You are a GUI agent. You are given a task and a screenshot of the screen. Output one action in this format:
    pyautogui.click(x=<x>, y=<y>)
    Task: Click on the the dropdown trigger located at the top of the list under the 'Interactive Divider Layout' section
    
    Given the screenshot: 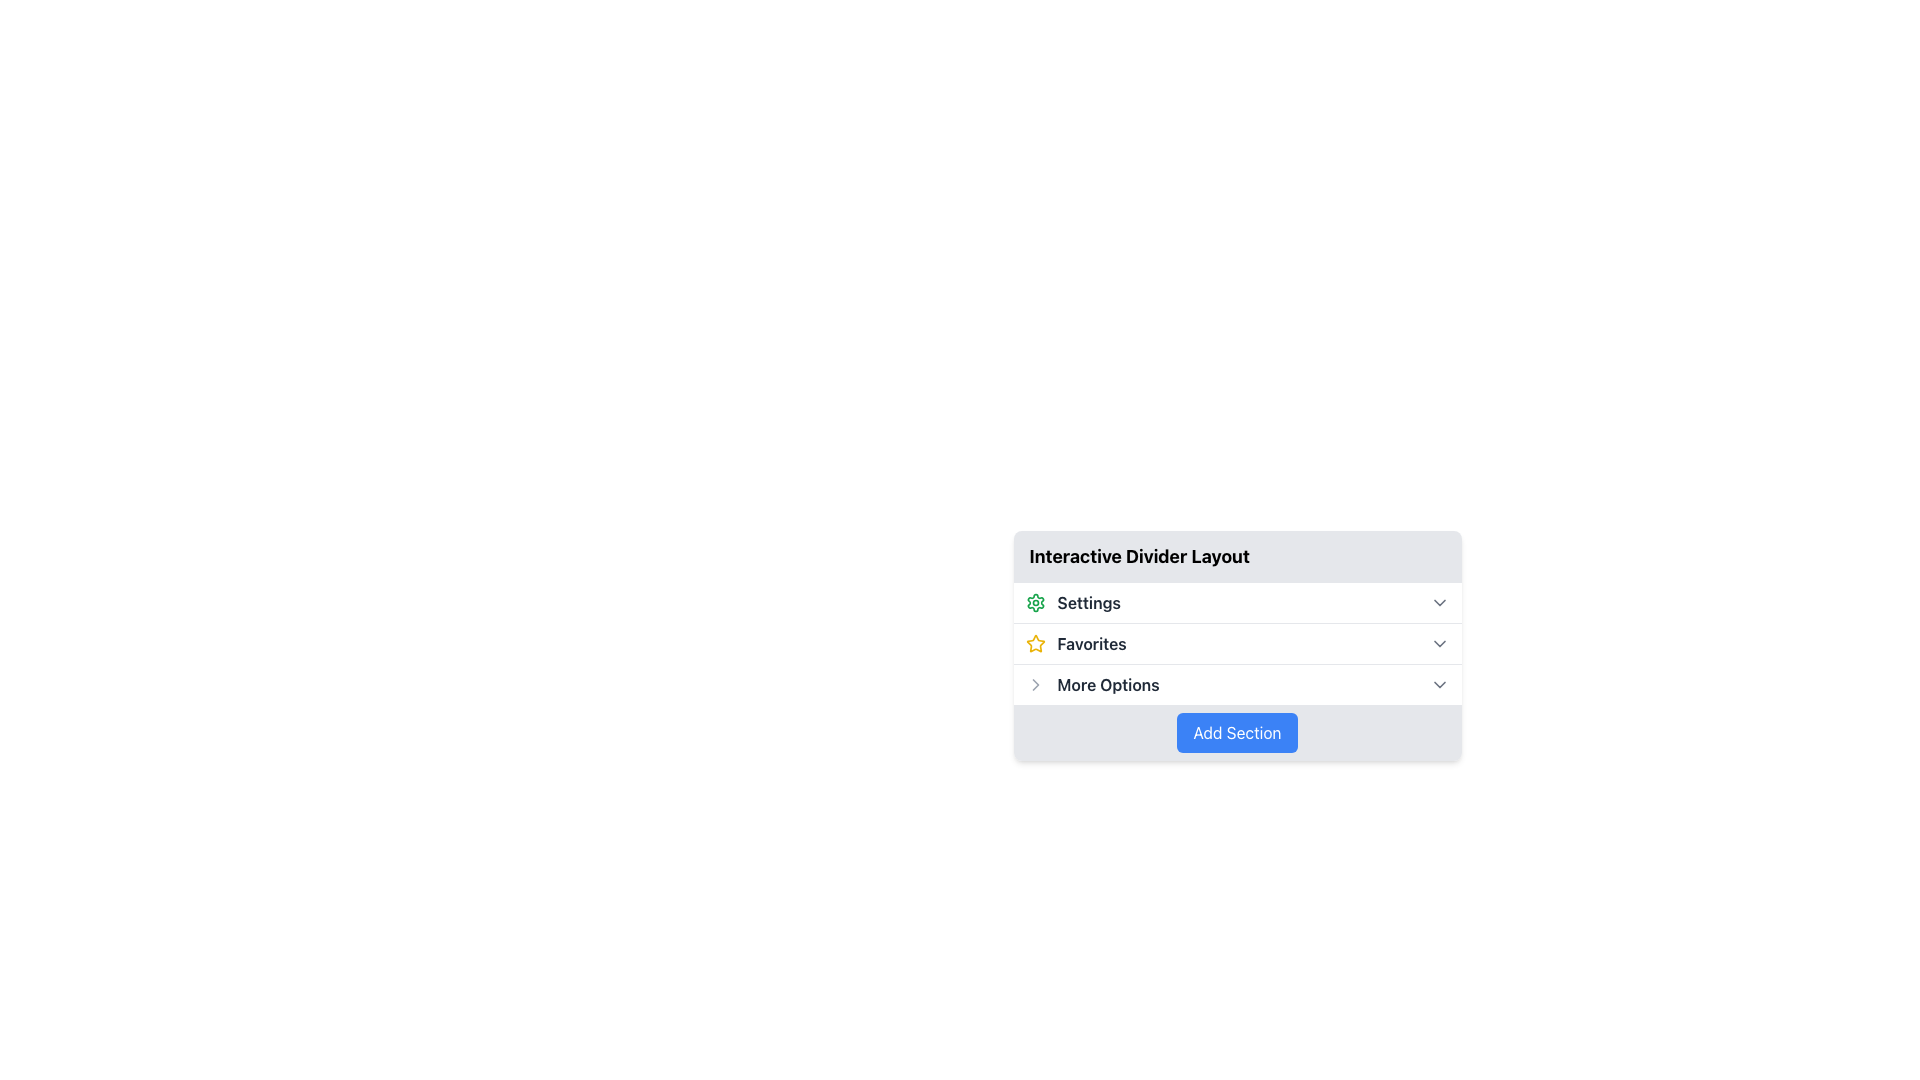 What is the action you would take?
    pyautogui.click(x=1236, y=601)
    